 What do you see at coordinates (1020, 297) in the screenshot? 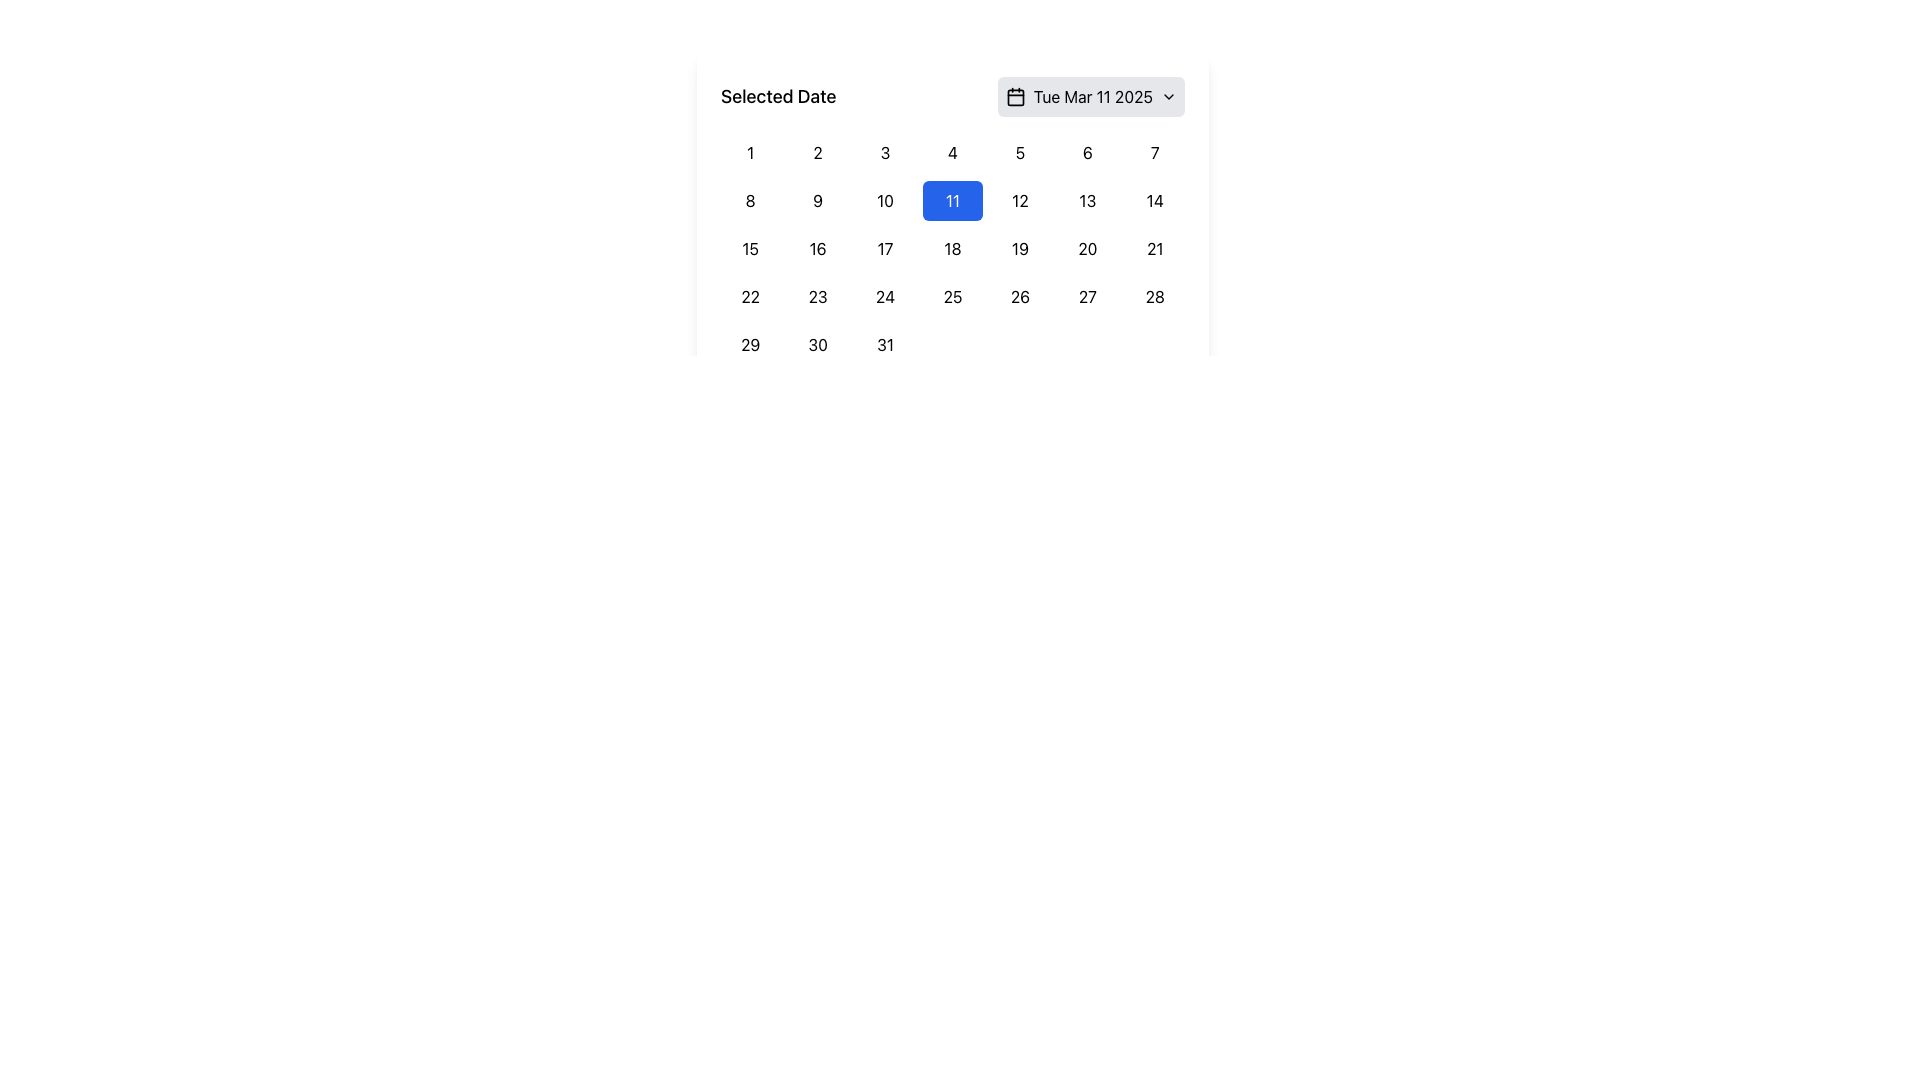
I see `the calendar date cell representing the date '26'` at bounding box center [1020, 297].